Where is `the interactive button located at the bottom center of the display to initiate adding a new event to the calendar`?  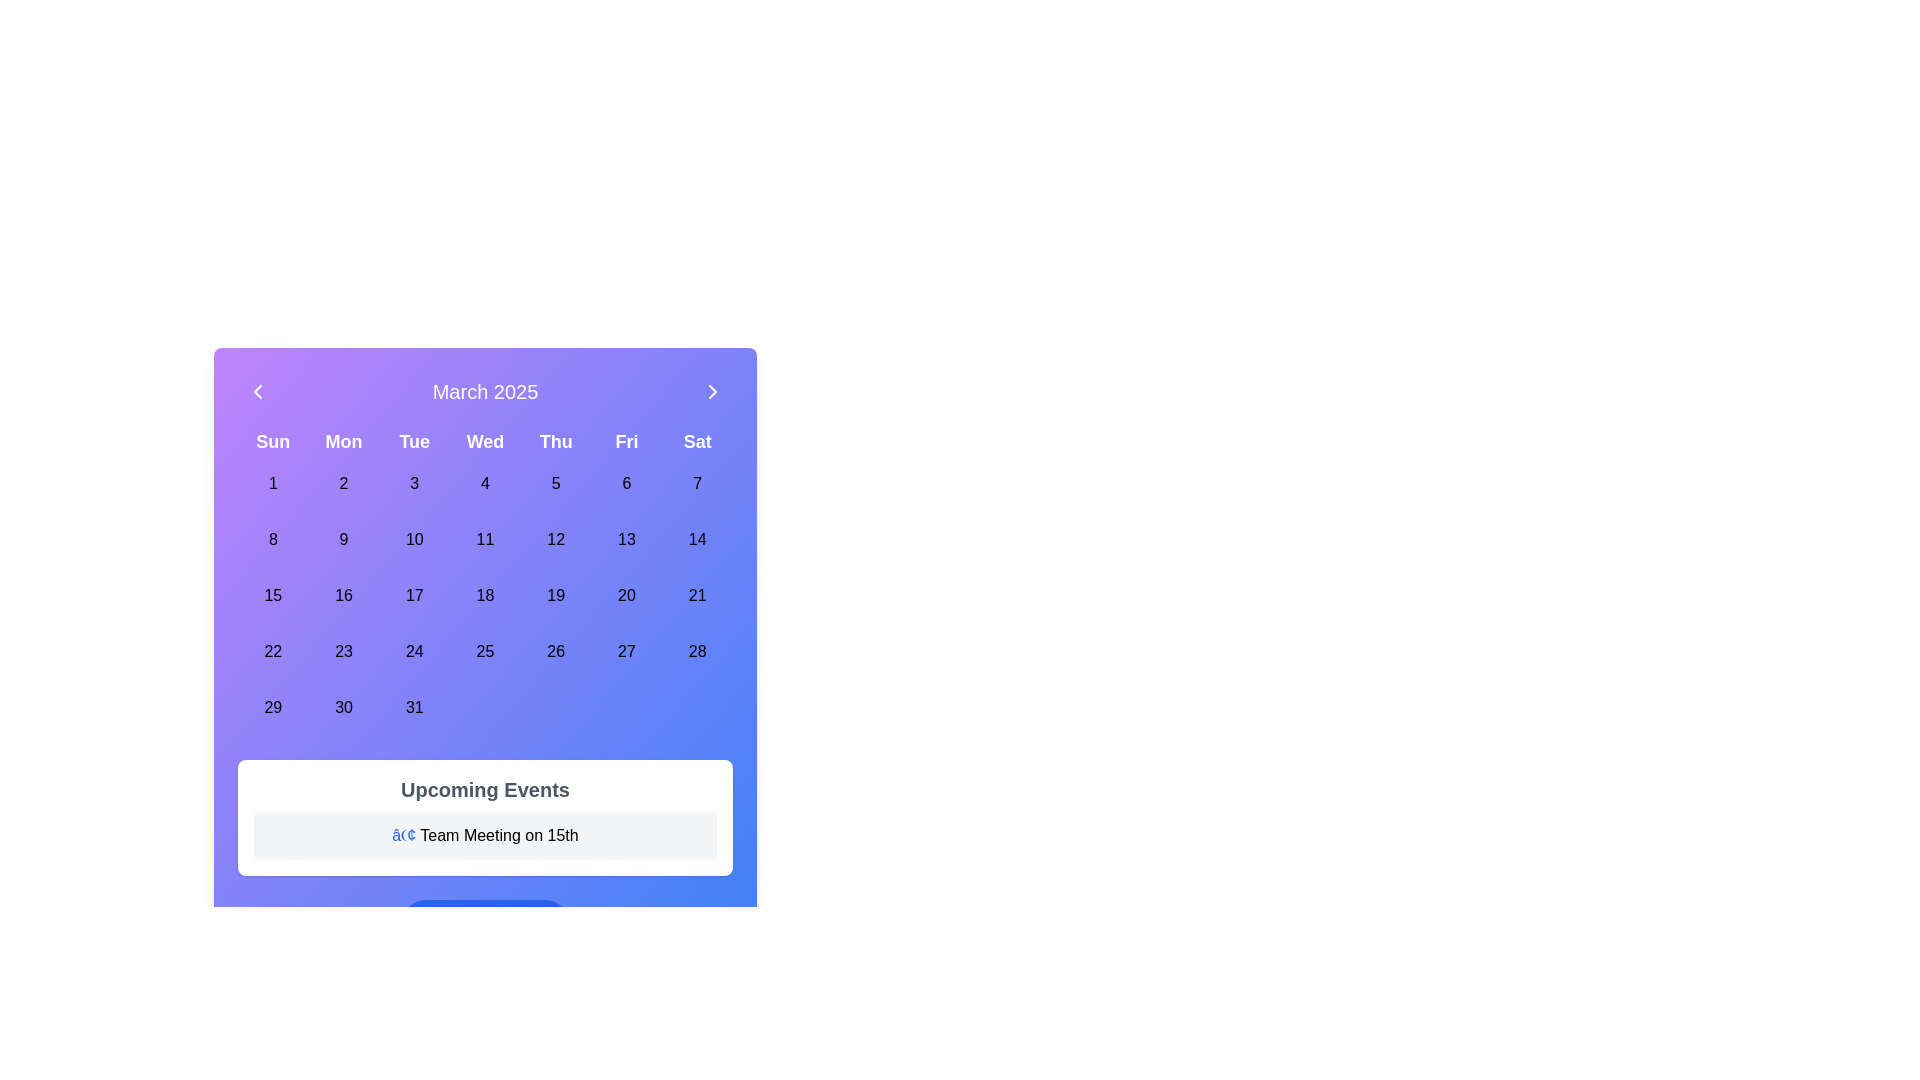 the interactive button located at the bottom center of the display to initiate adding a new event to the calendar is located at coordinates (501, 924).